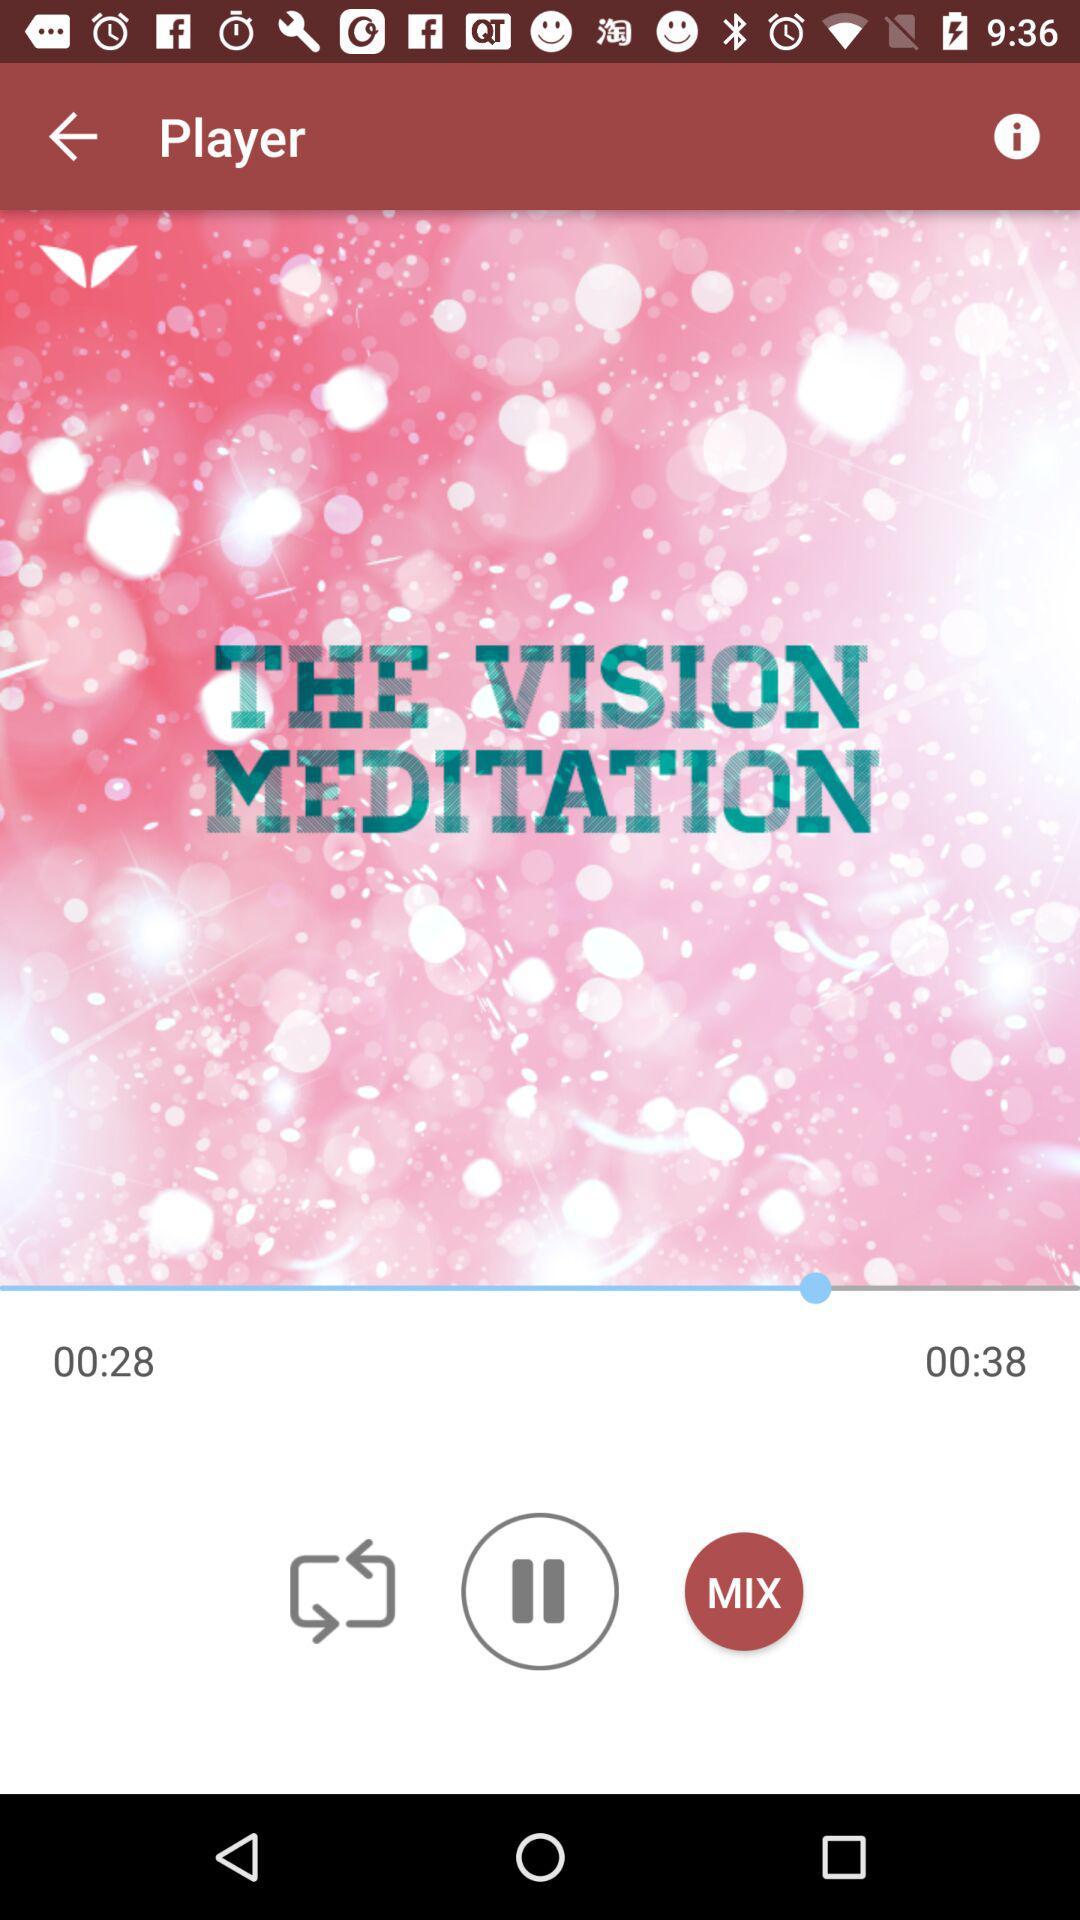 The width and height of the screenshot is (1080, 1920). What do you see at coordinates (540, 748) in the screenshot?
I see `icon above 00:00 icon` at bounding box center [540, 748].